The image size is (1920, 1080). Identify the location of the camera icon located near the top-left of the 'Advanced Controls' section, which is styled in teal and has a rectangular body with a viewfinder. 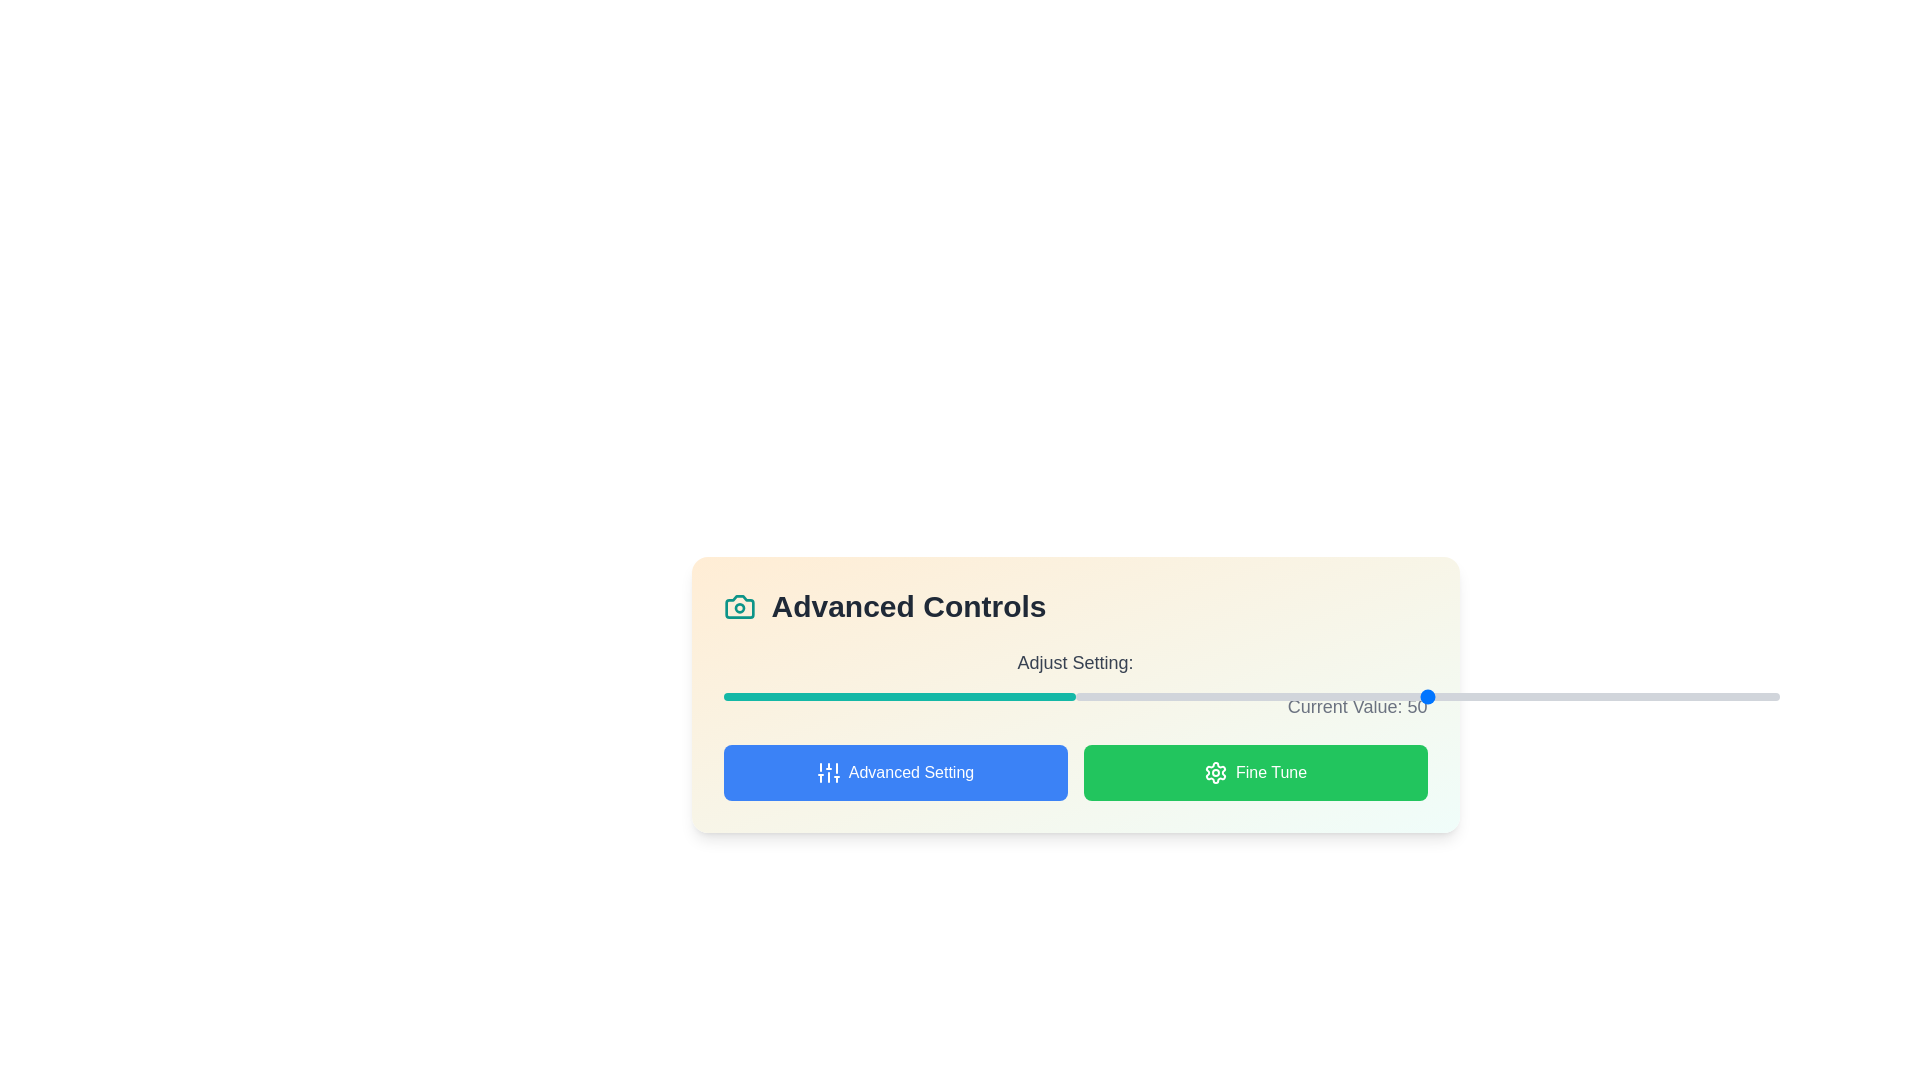
(738, 605).